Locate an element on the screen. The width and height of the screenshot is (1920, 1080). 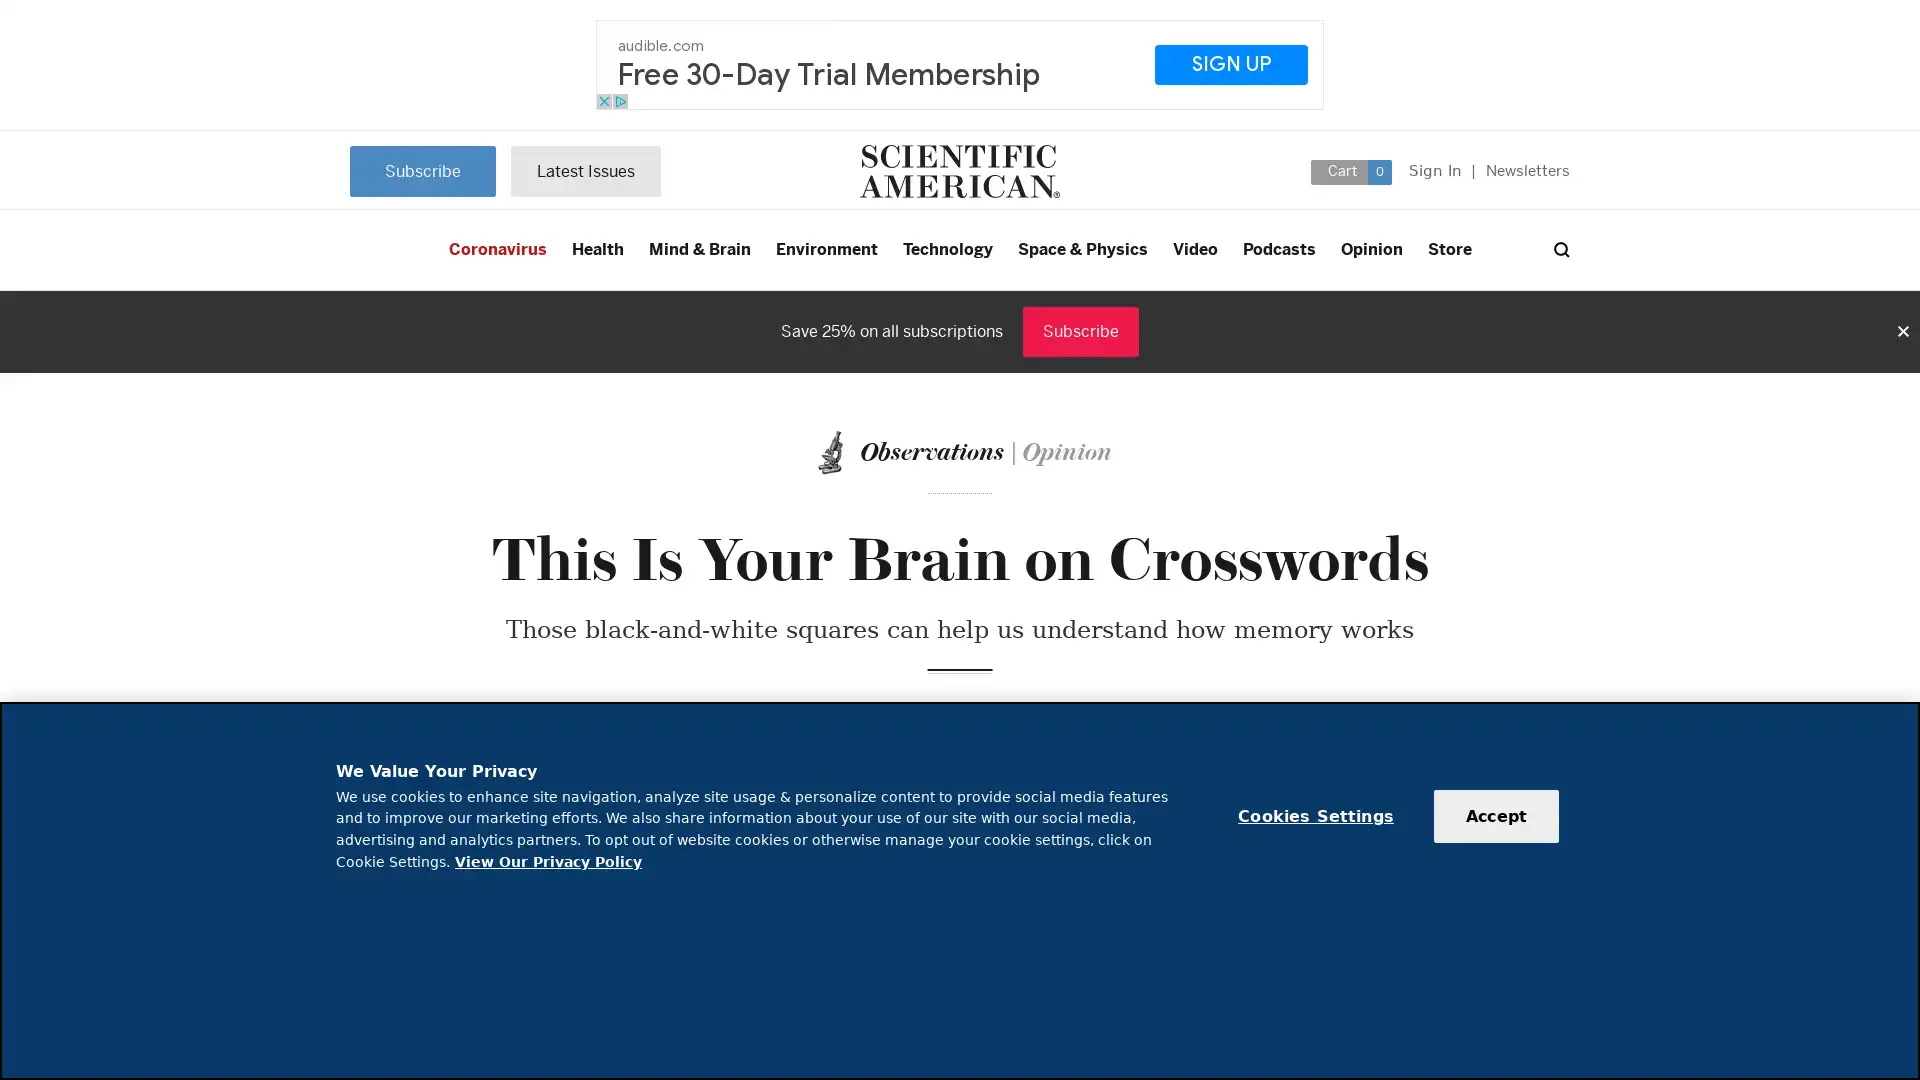
Sign In is located at coordinates (1434, 168).